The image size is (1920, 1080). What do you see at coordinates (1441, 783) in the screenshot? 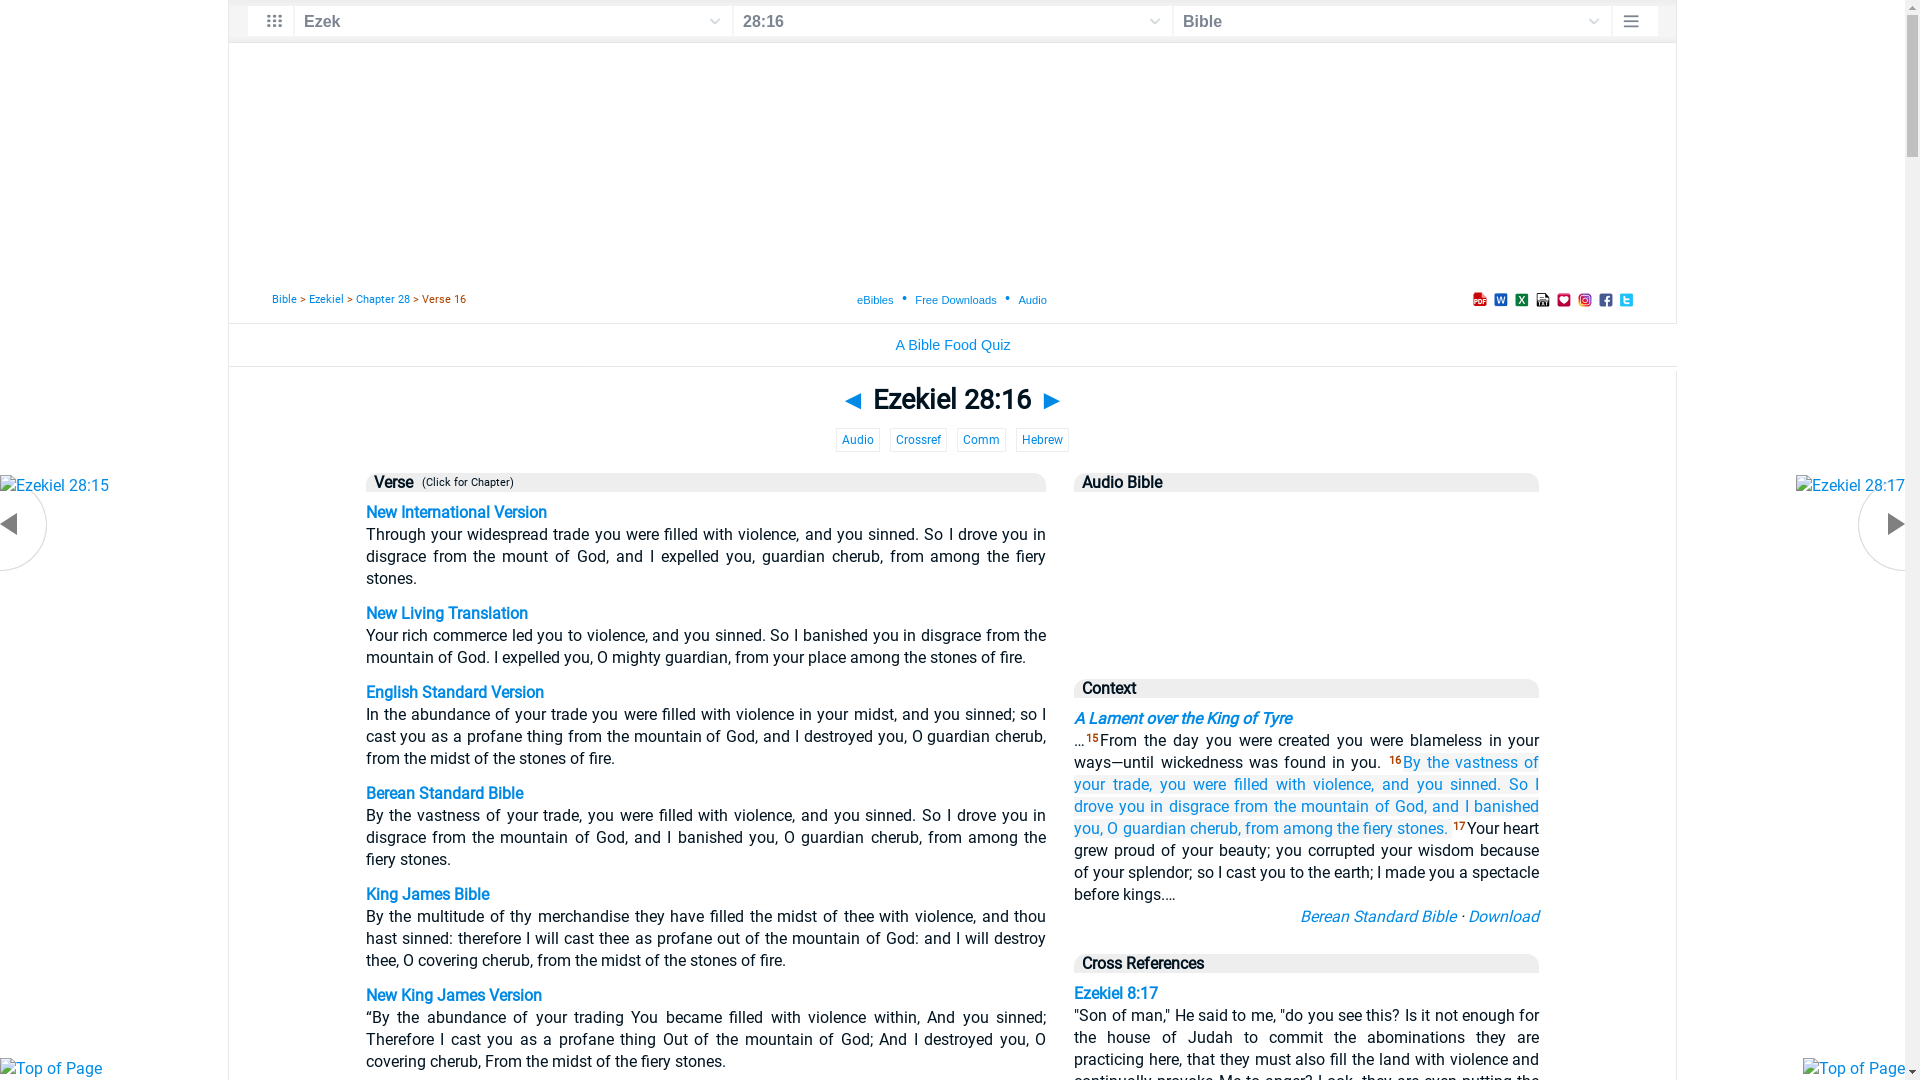
I see `'and you sinned.'` at bounding box center [1441, 783].